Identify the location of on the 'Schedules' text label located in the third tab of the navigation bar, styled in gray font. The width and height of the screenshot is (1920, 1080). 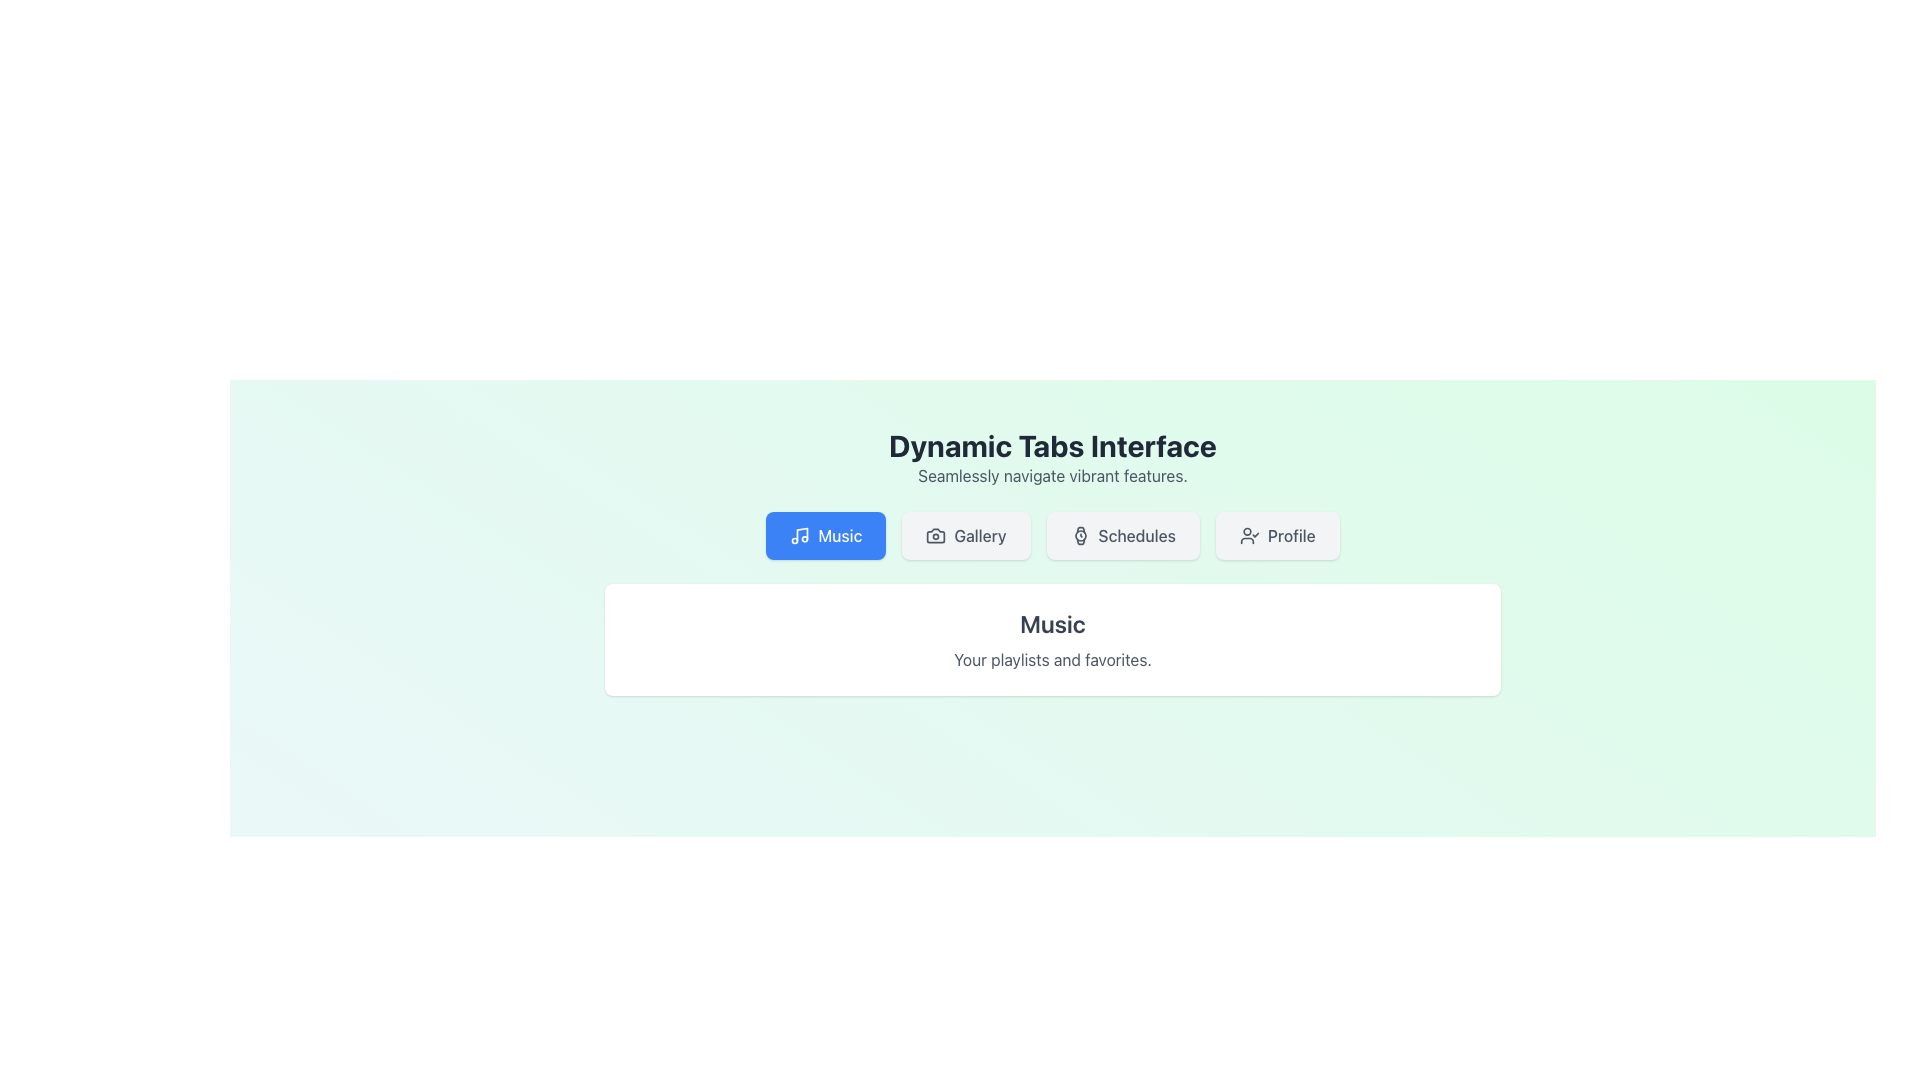
(1137, 535).